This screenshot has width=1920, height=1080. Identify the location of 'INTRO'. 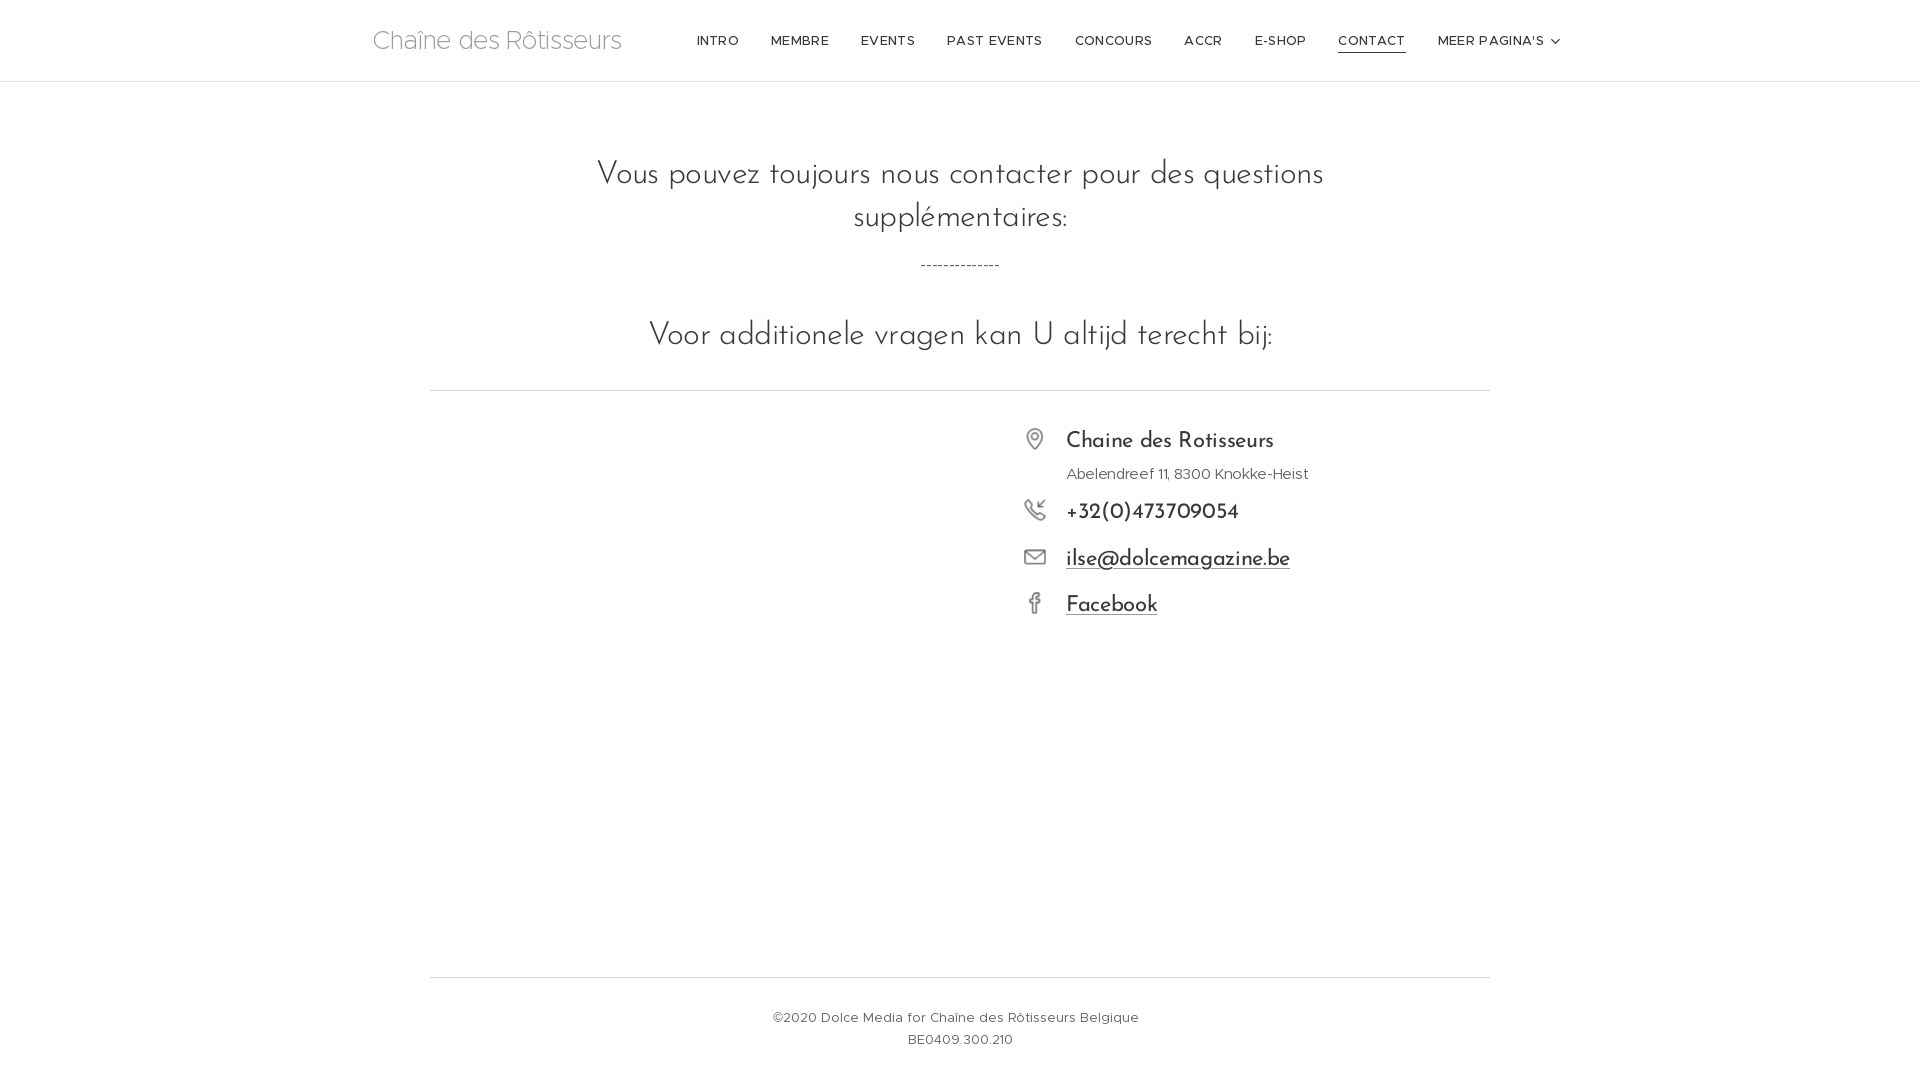
(723, 41).